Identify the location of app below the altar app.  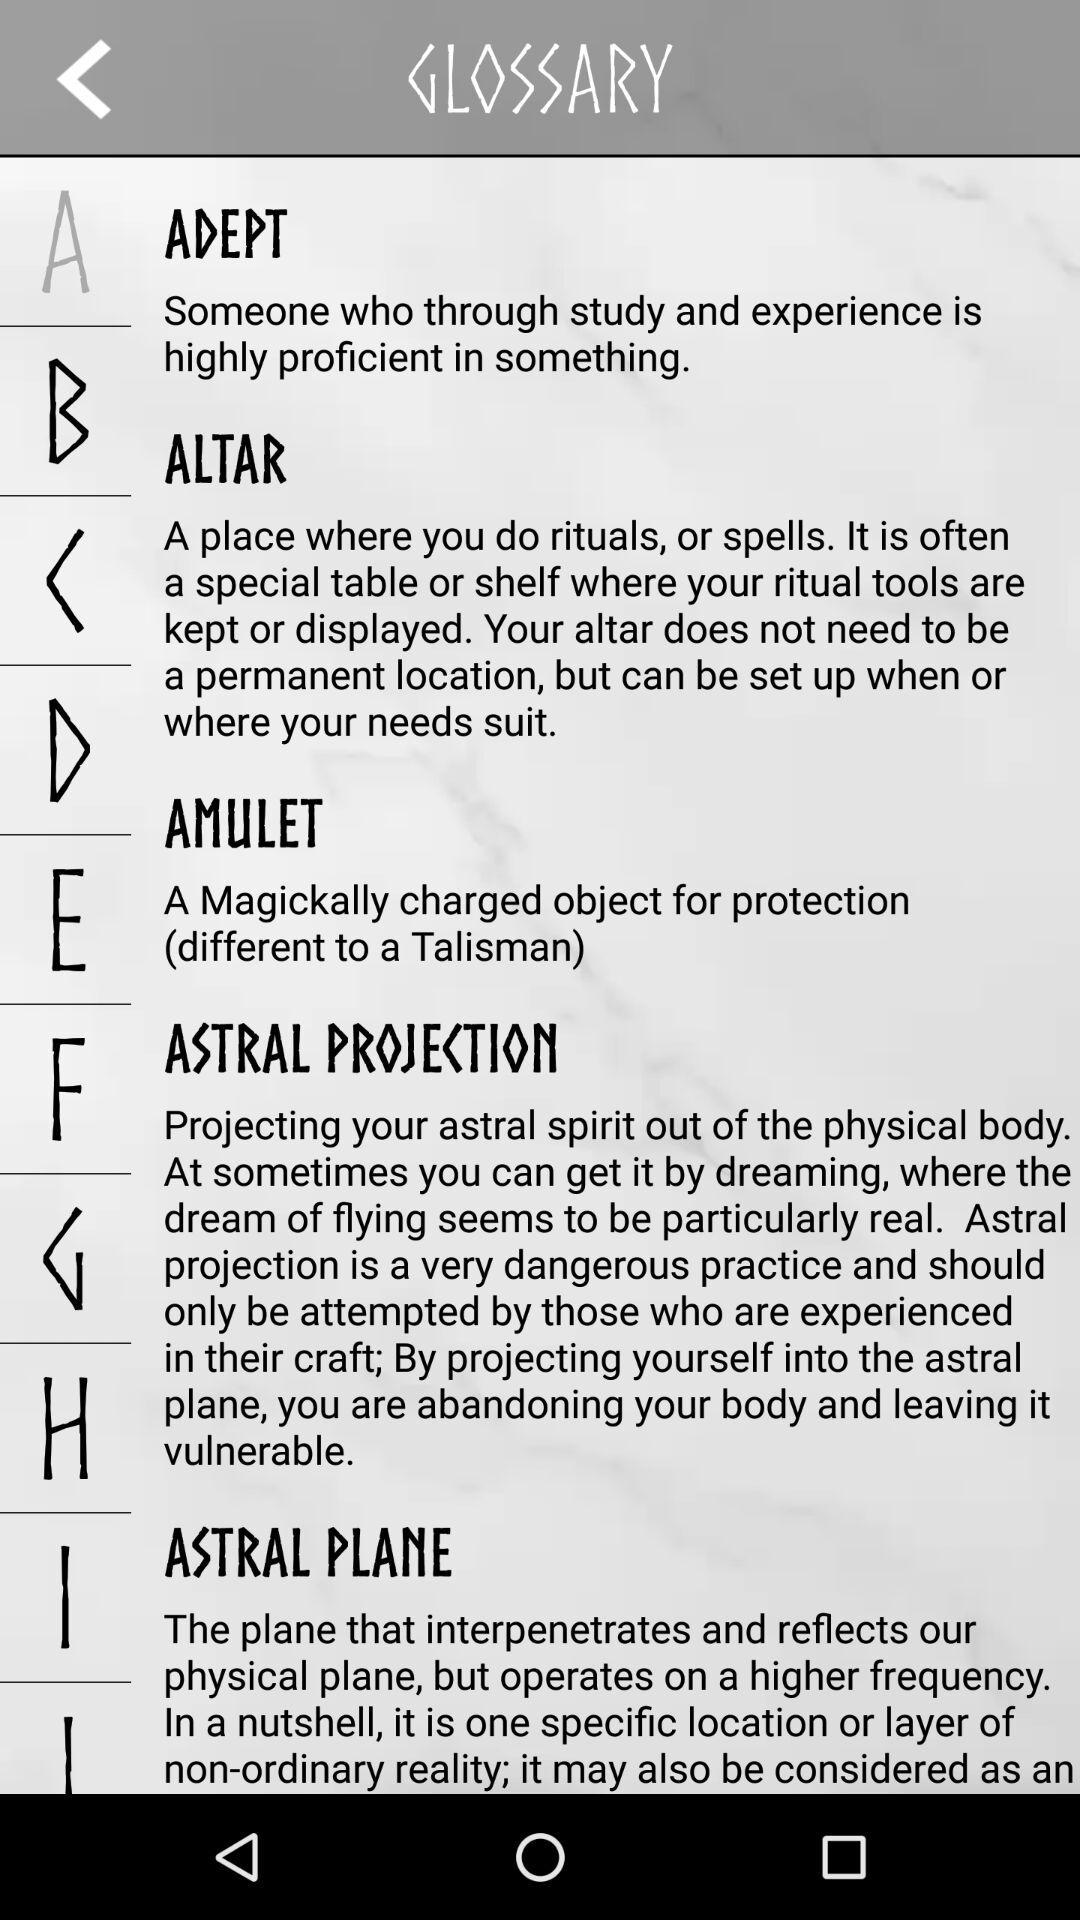
(620, 626).